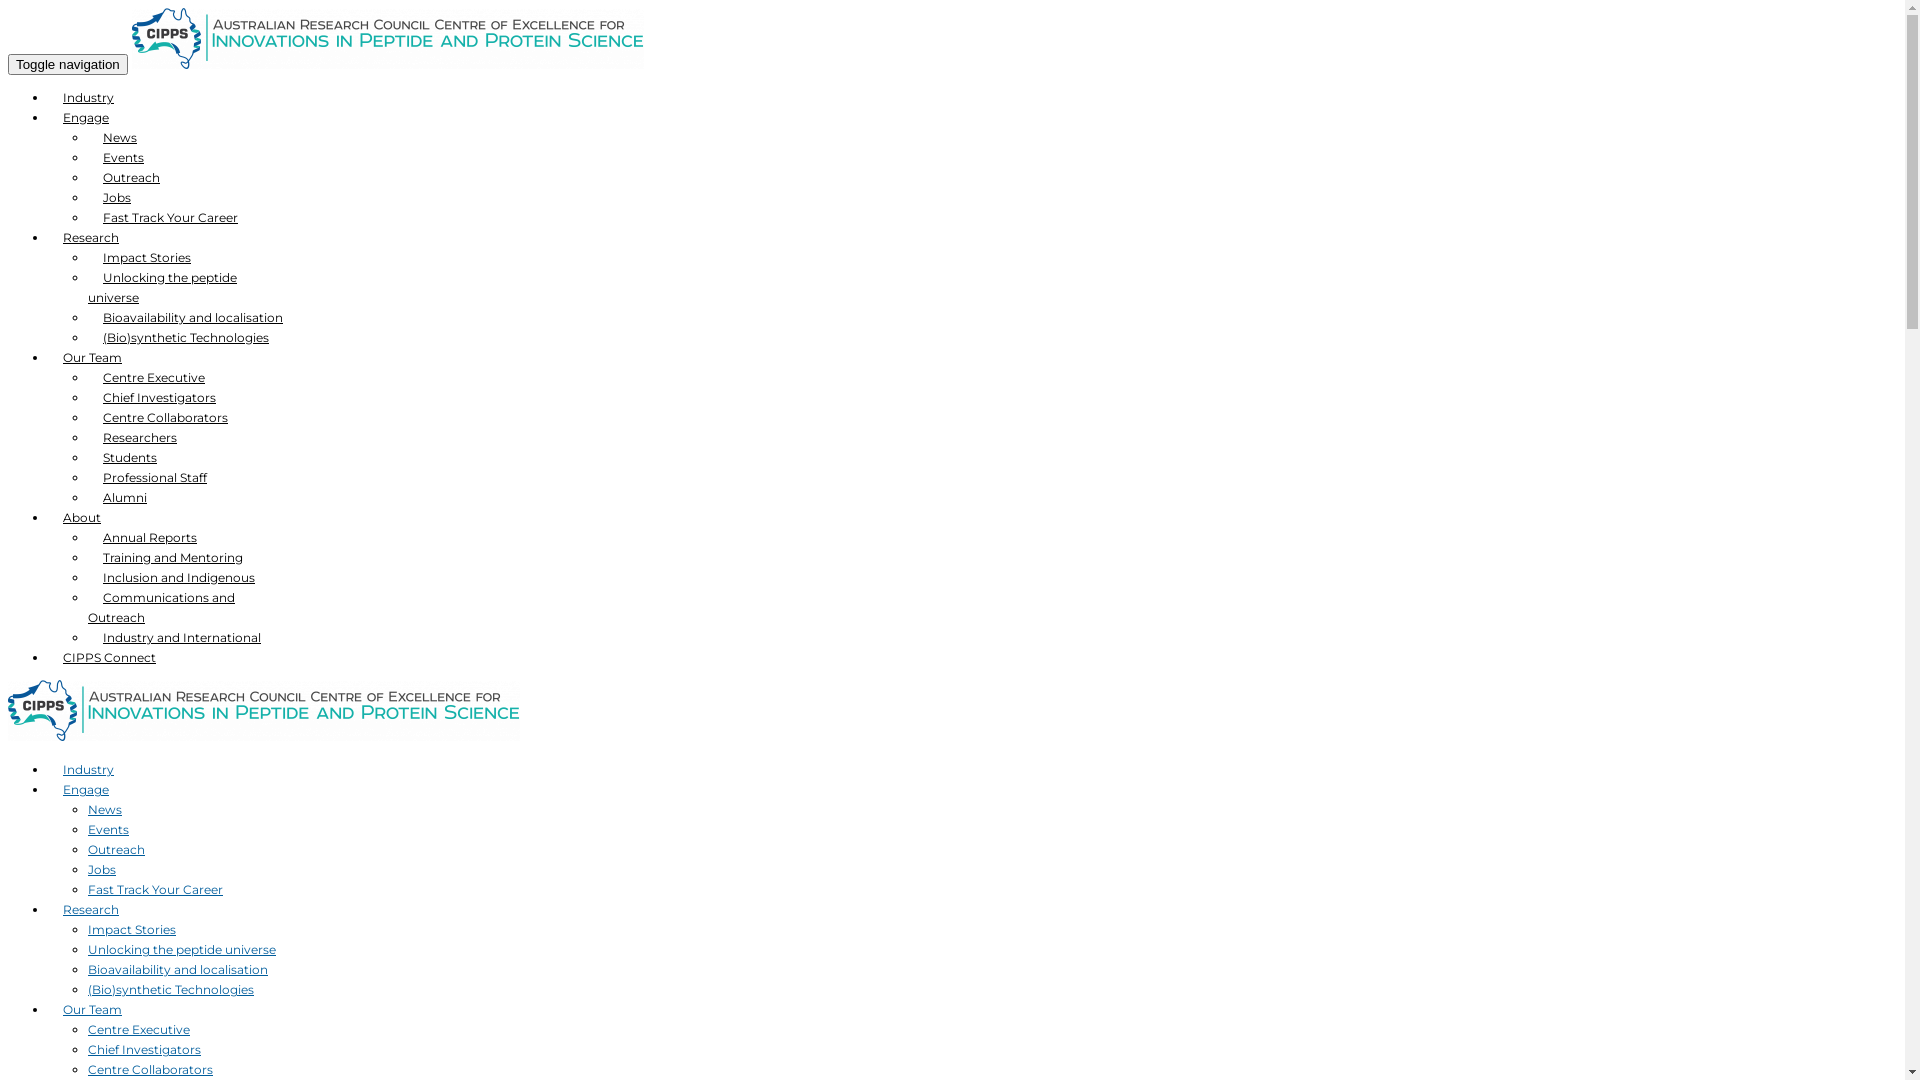 This screenshot has height=1080, width=1920. Describe the element at coordinates (108, 657) in the screenshot. I see `'CIPPS Connect'` at that location.